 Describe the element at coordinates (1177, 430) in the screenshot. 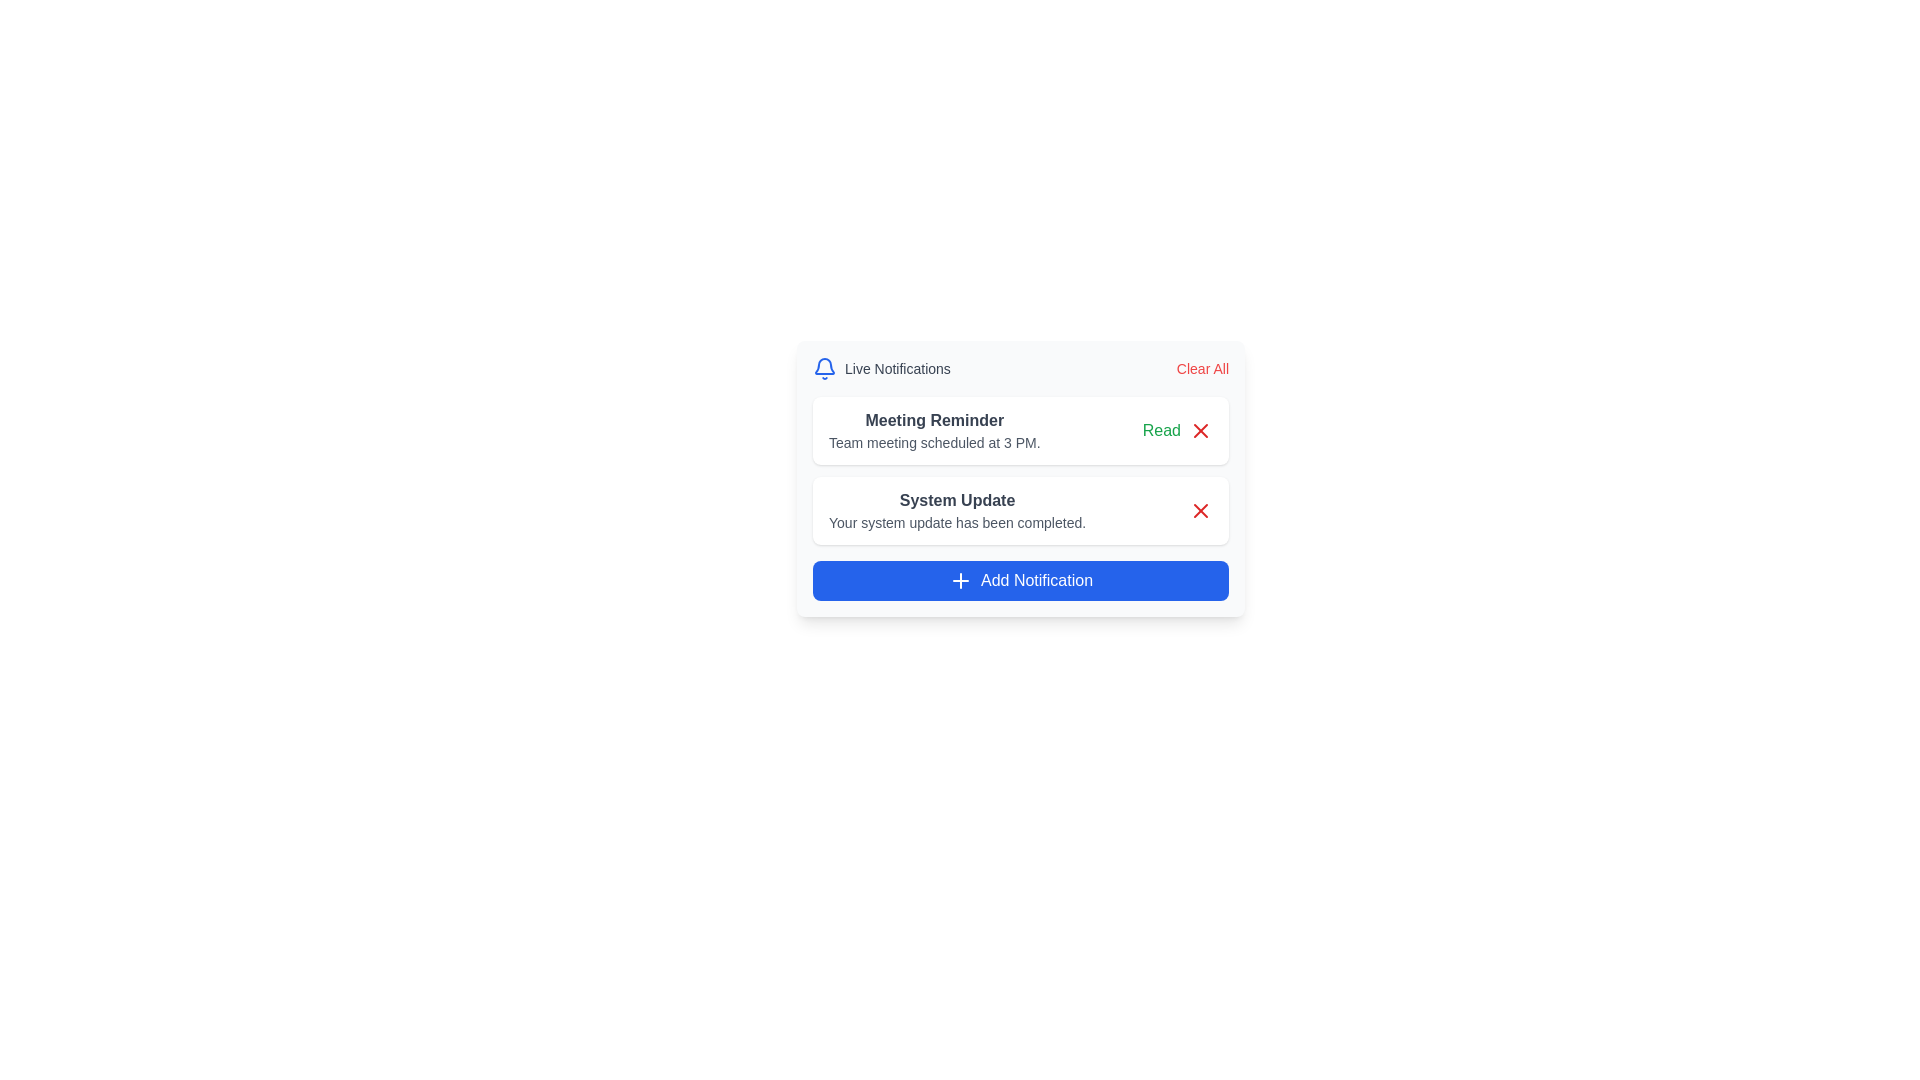

I see `the 'Read' text element, styled in green, within the 'Meeting Reminder' notification card` at that location.